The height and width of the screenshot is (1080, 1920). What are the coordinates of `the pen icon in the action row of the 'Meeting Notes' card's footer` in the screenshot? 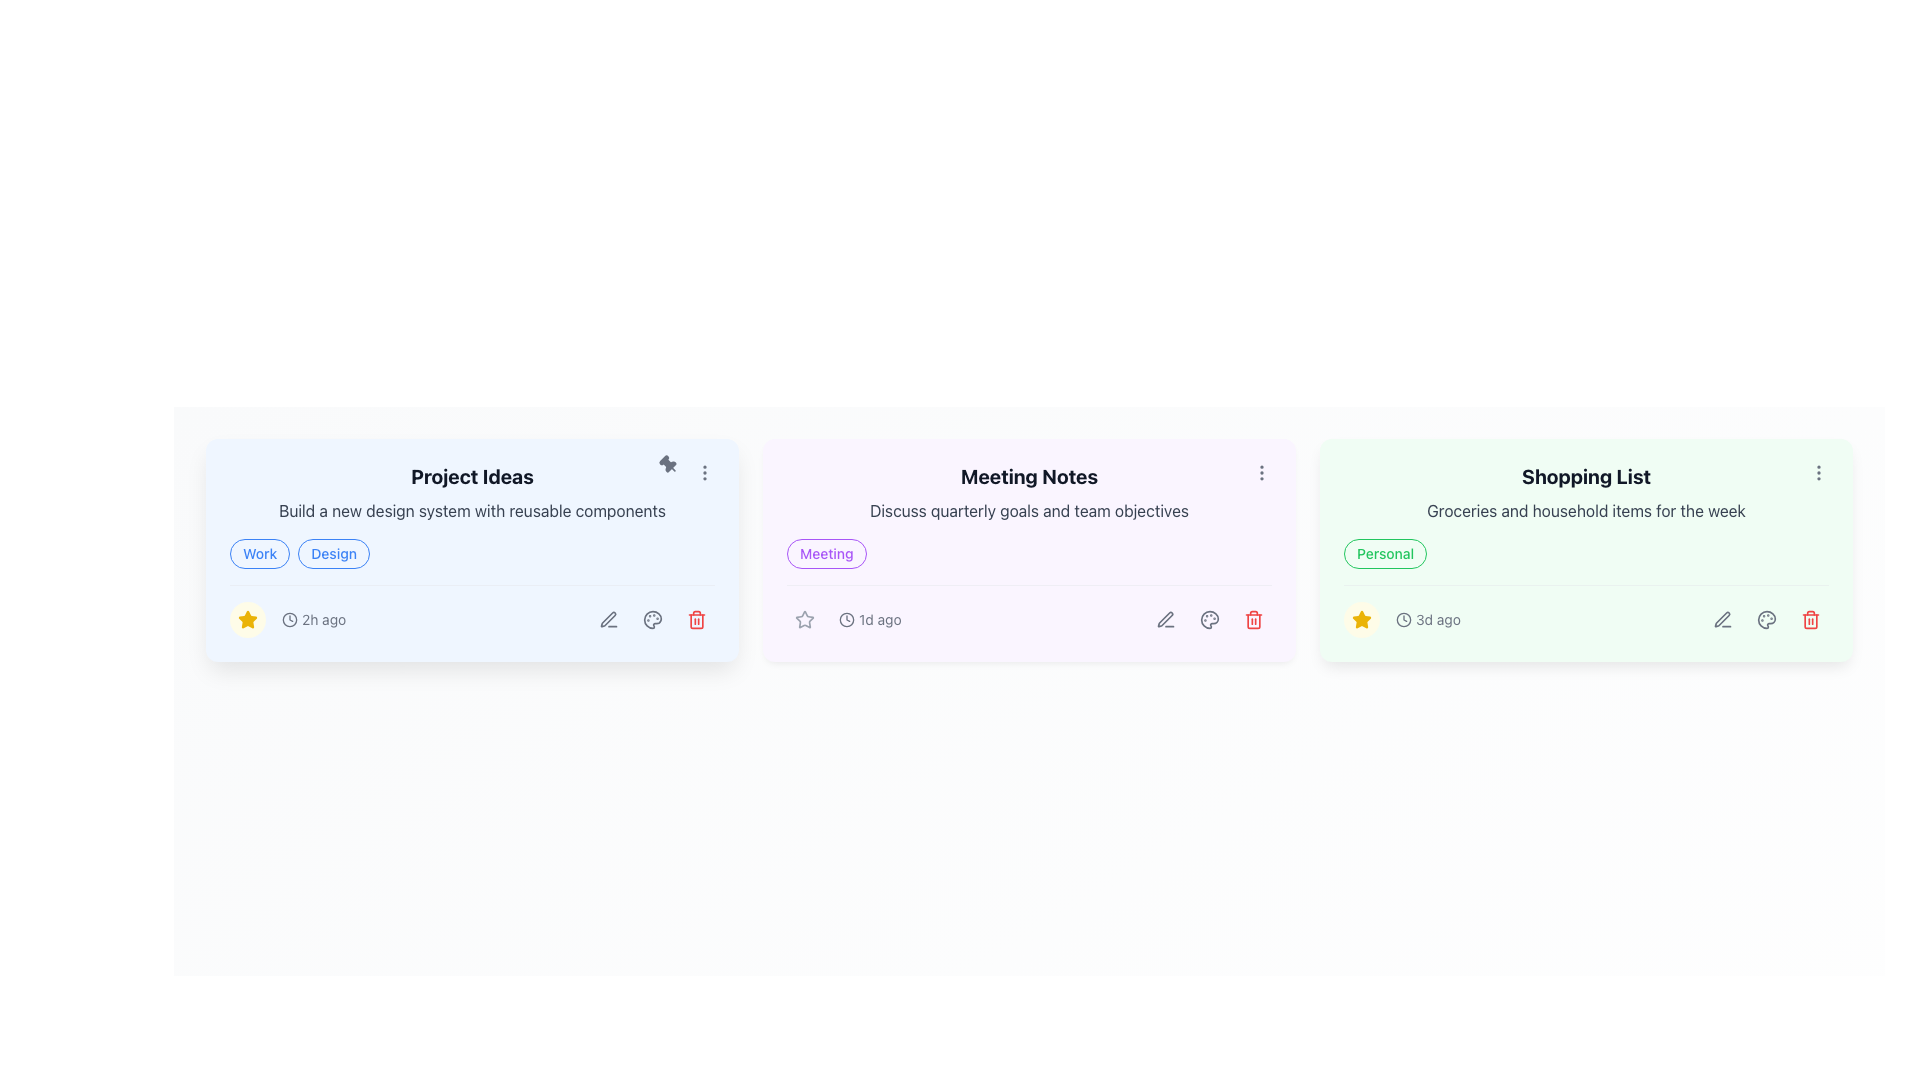 It's located at (1165, 618).